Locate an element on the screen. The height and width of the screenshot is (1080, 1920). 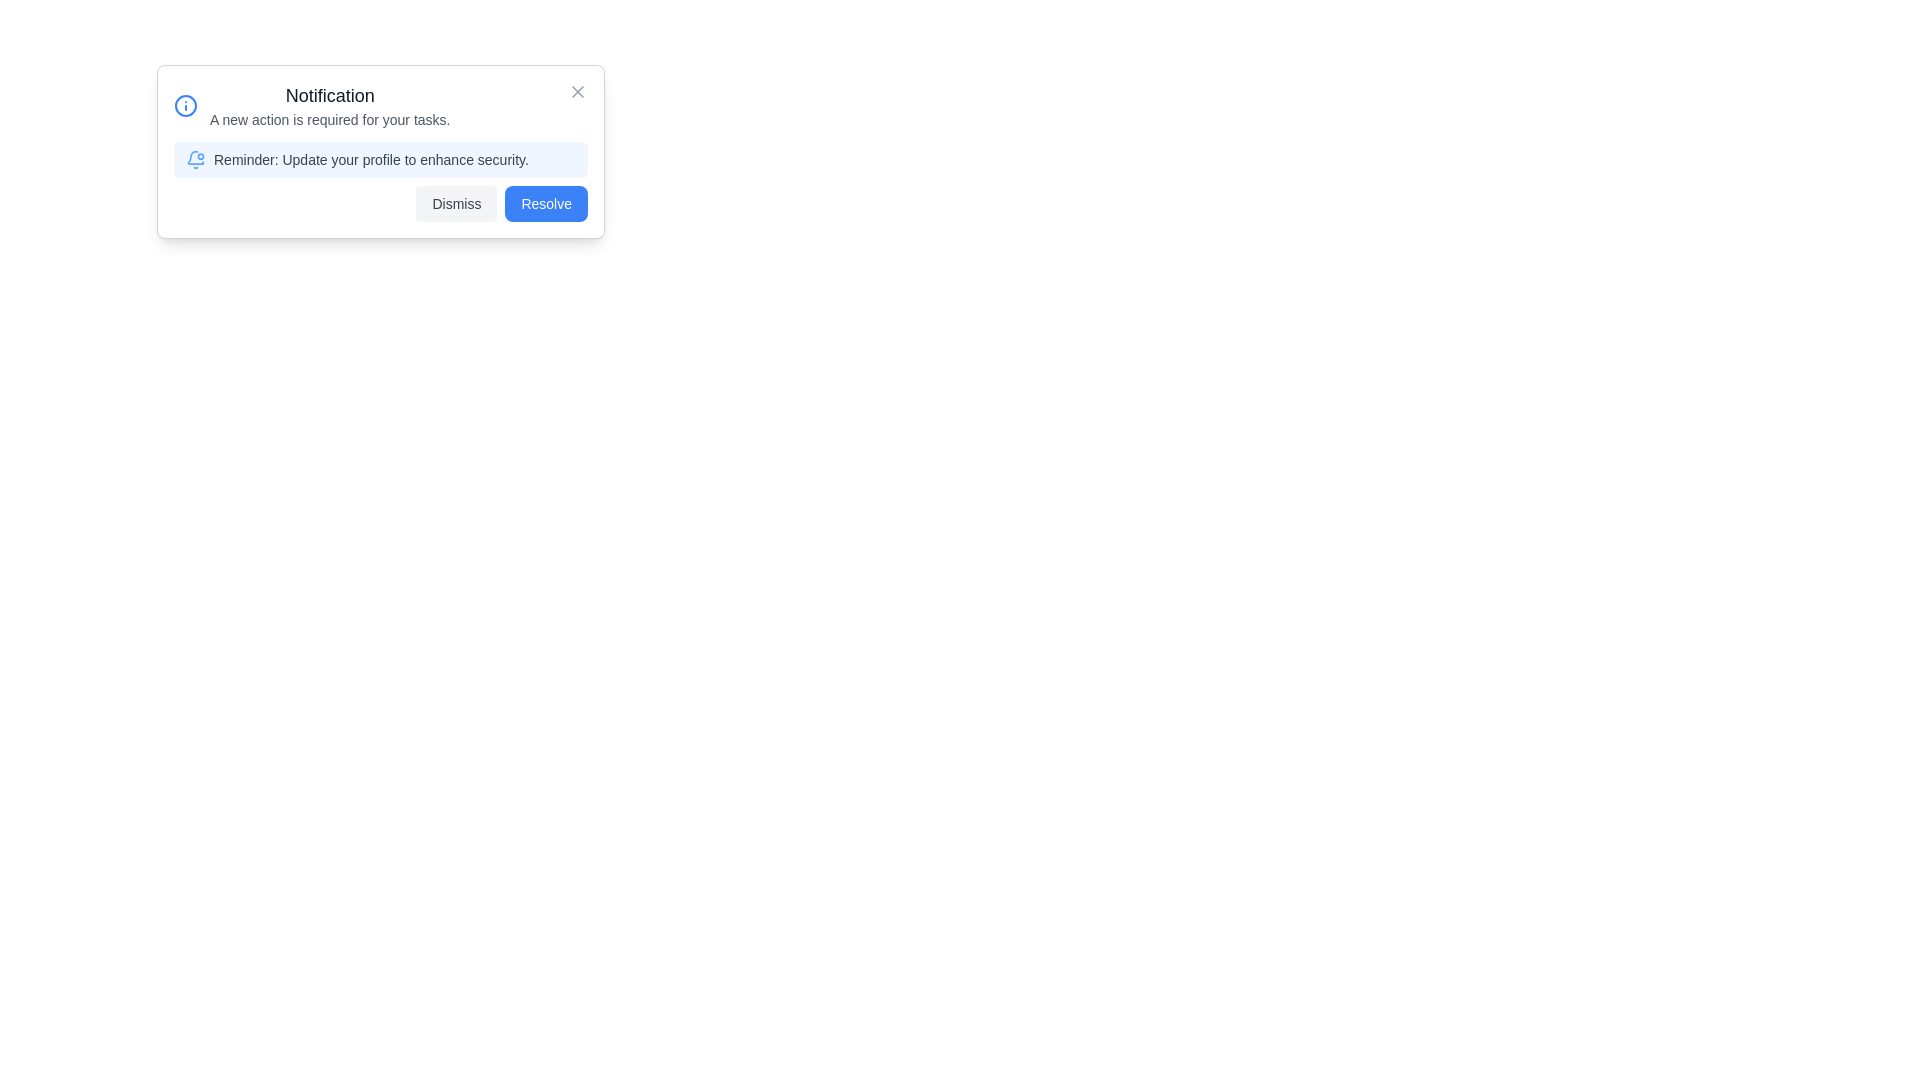
the light blue circular shape with a thin border, which is the central part of the notification icon is located at coordinates (186, 105).